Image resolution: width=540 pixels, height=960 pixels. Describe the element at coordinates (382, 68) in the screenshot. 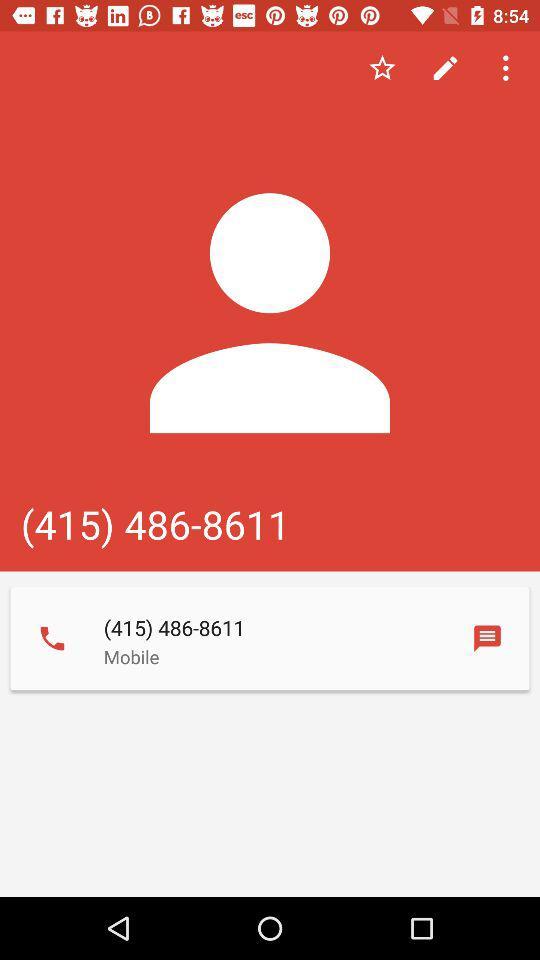

I see `favorites icon` at that location.